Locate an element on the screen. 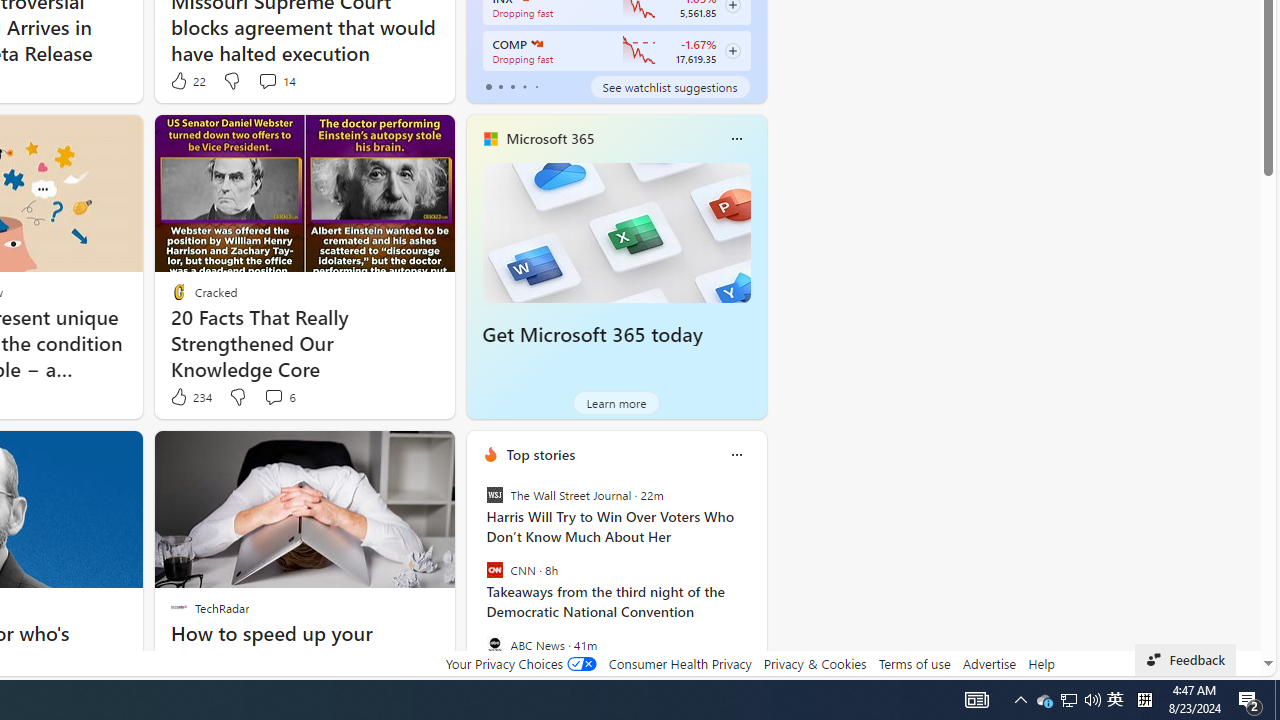  'View comments 6 Comment' is located at coordinates (272, 397).